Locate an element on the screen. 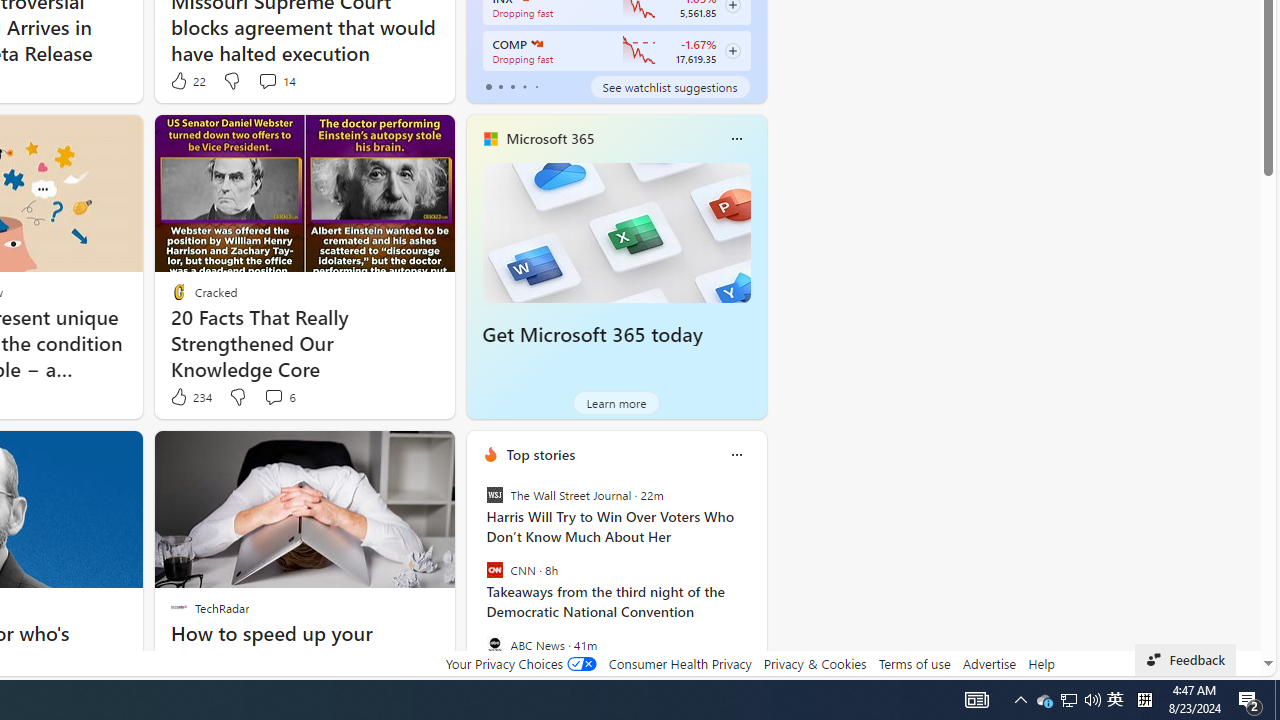  'View comments 6 Comment' is located at coordinates (272, 397).